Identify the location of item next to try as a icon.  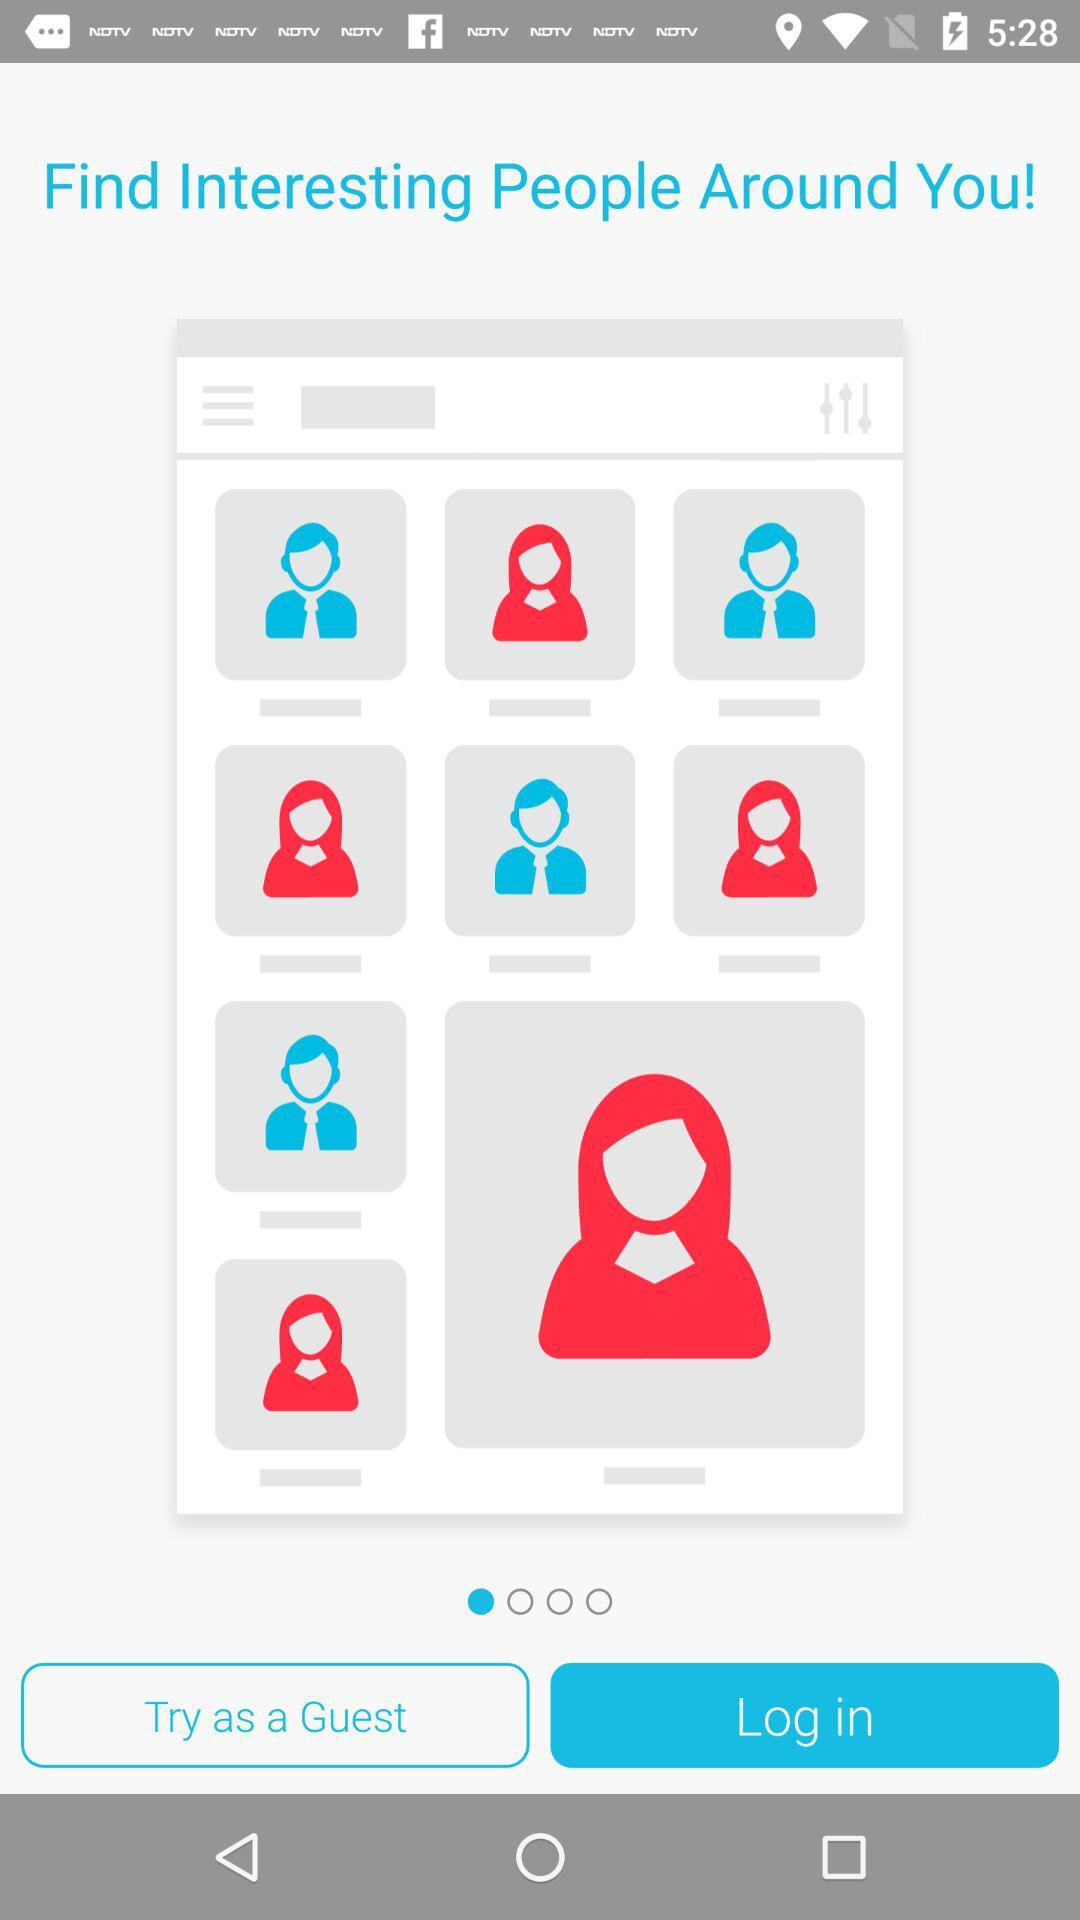
(803, 1714).